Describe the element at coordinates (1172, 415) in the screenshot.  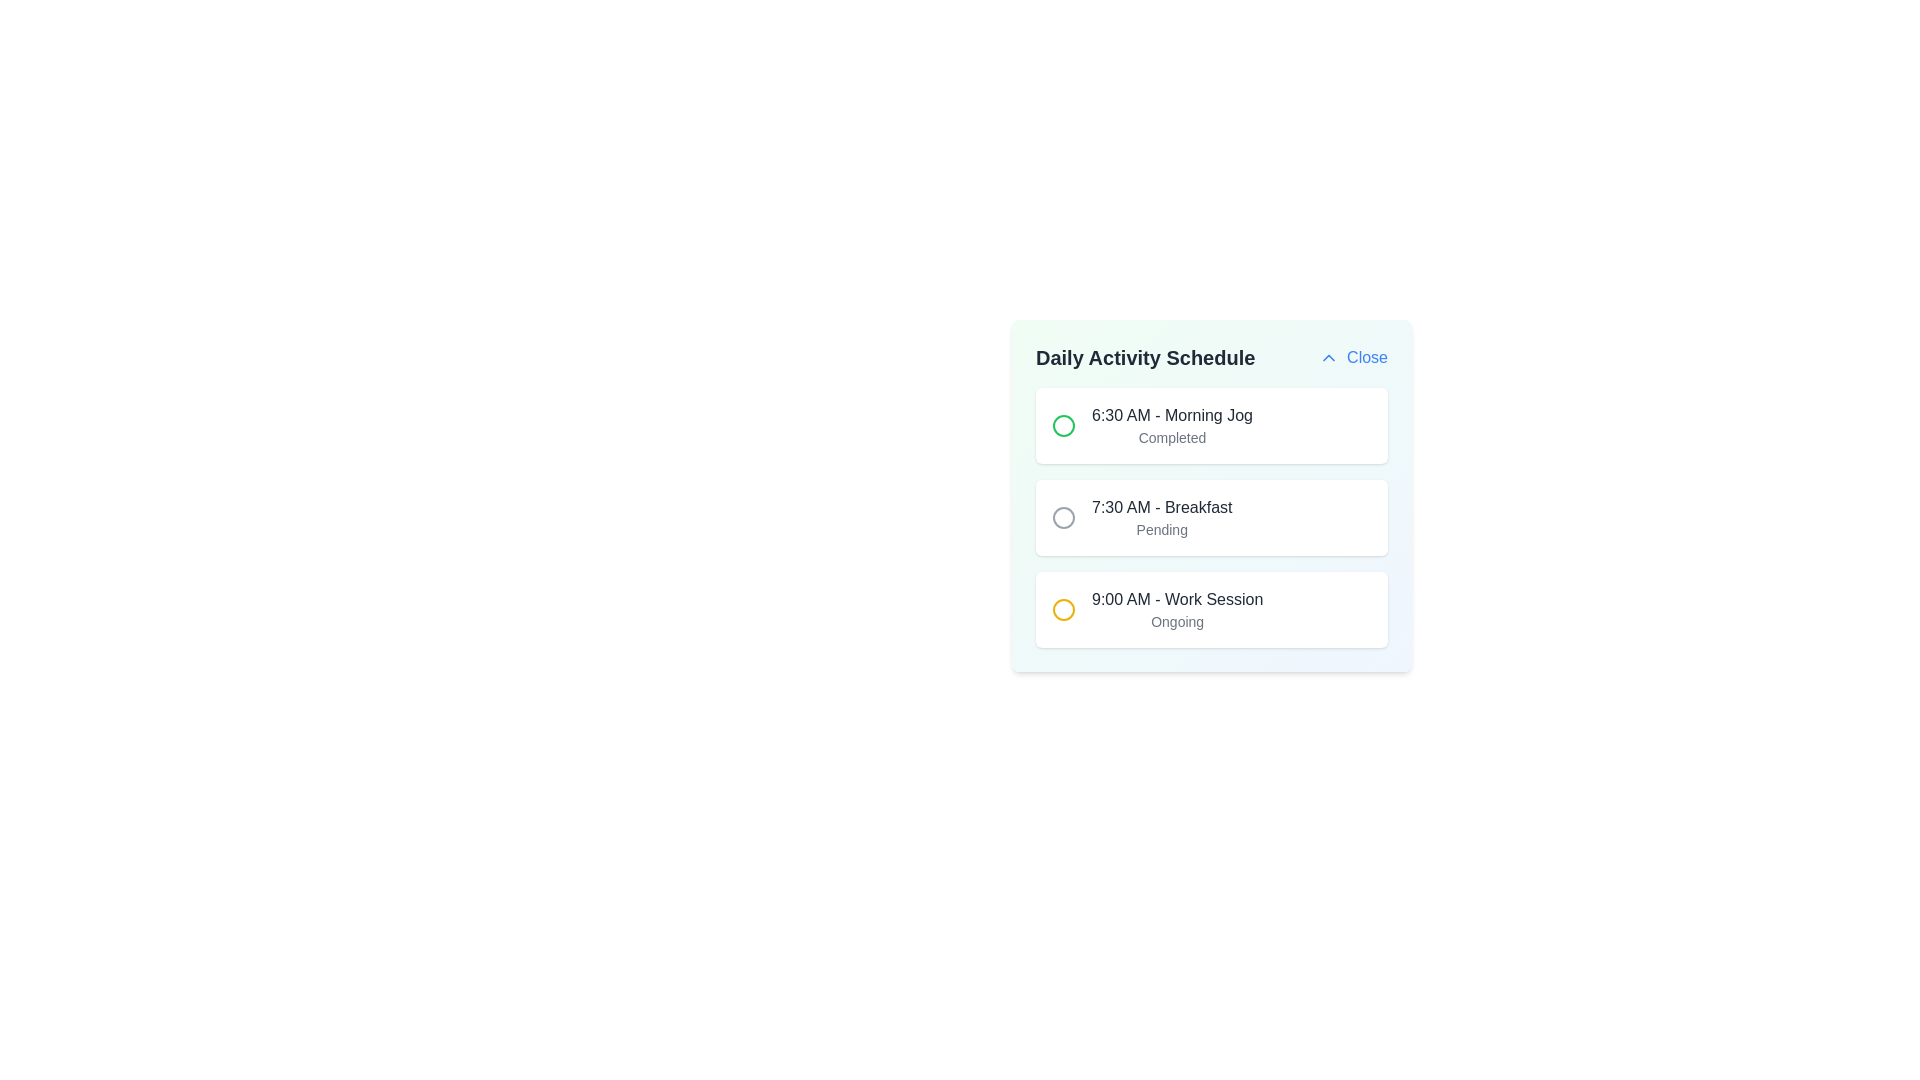
I see `static text displaying '6:30 AM - Morning Jog', which is the first item in a list of scheduled activities` at that location.